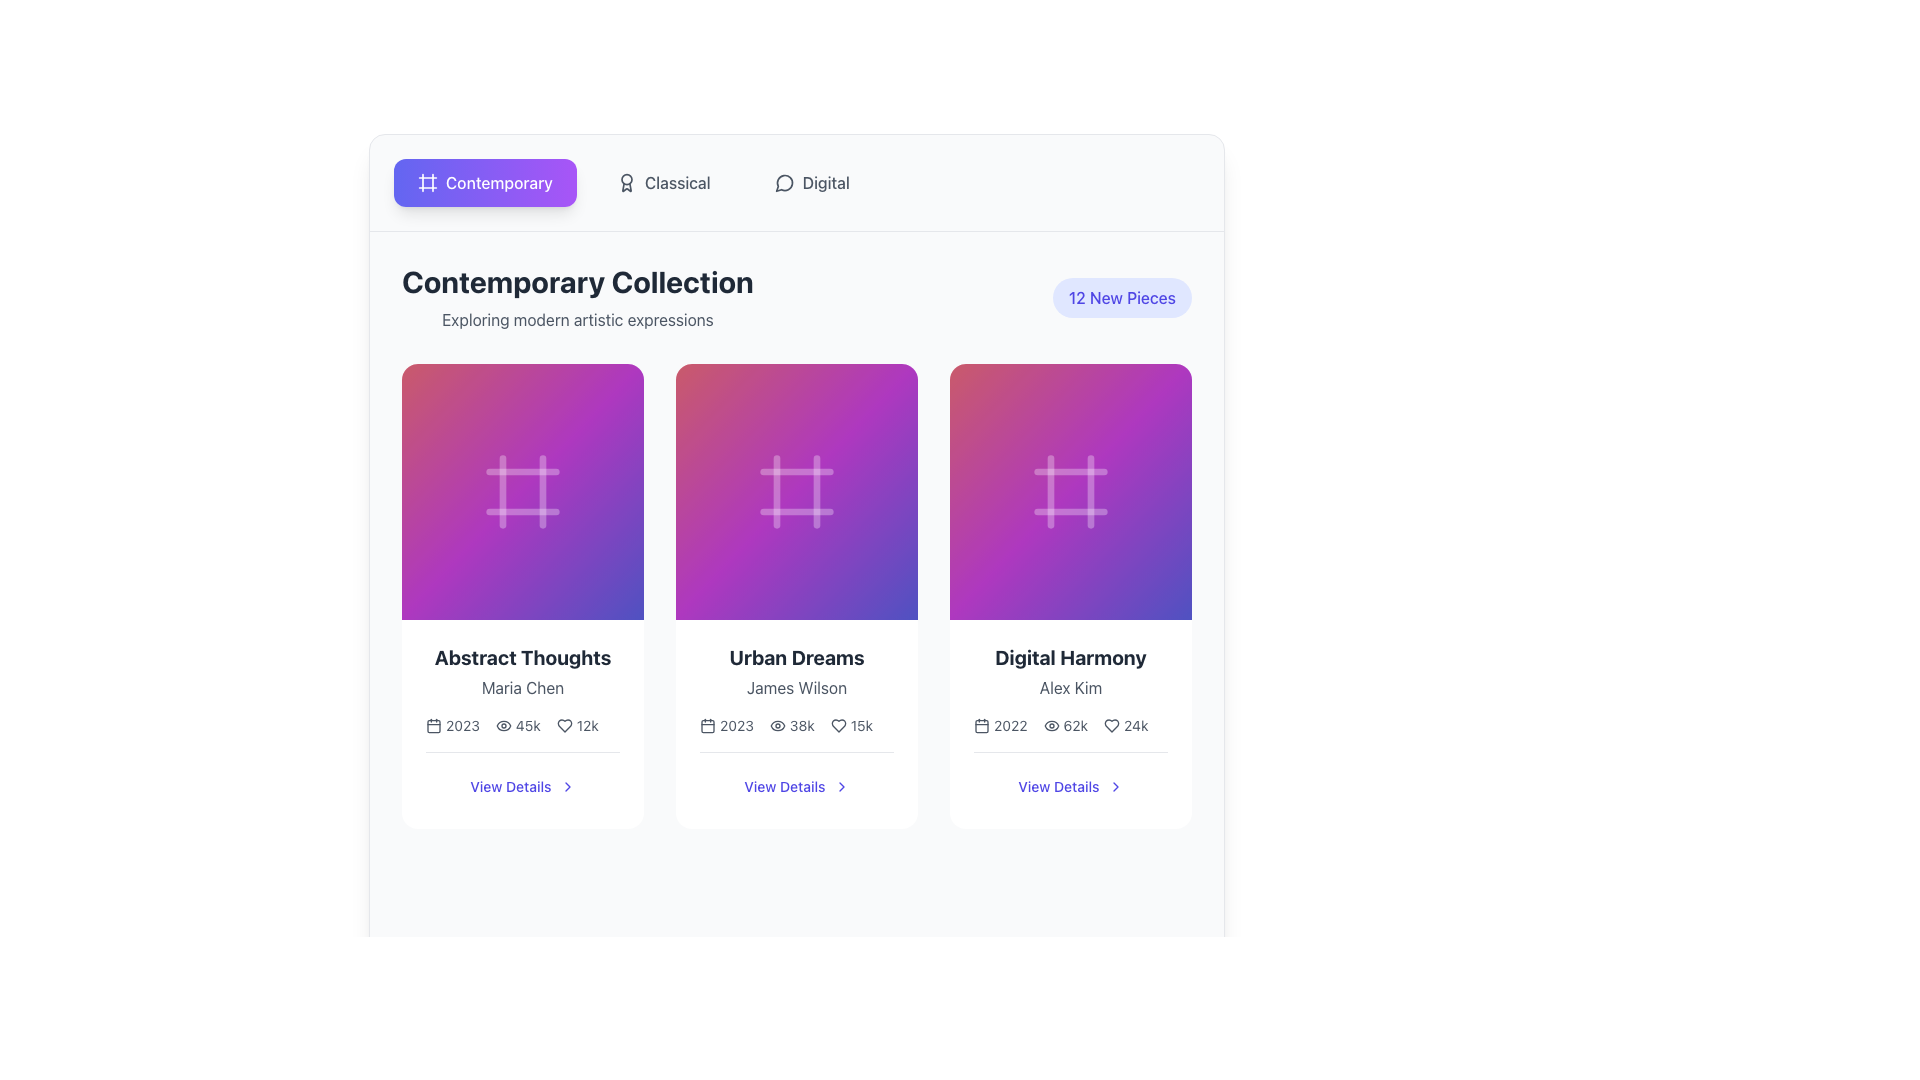 This screenshot has width=1920, height=1080. What do you see at coordinates (1050, 725) in the screenshot?
I see `the minimalistic eye icon located` at bounding box center [1050, 725].